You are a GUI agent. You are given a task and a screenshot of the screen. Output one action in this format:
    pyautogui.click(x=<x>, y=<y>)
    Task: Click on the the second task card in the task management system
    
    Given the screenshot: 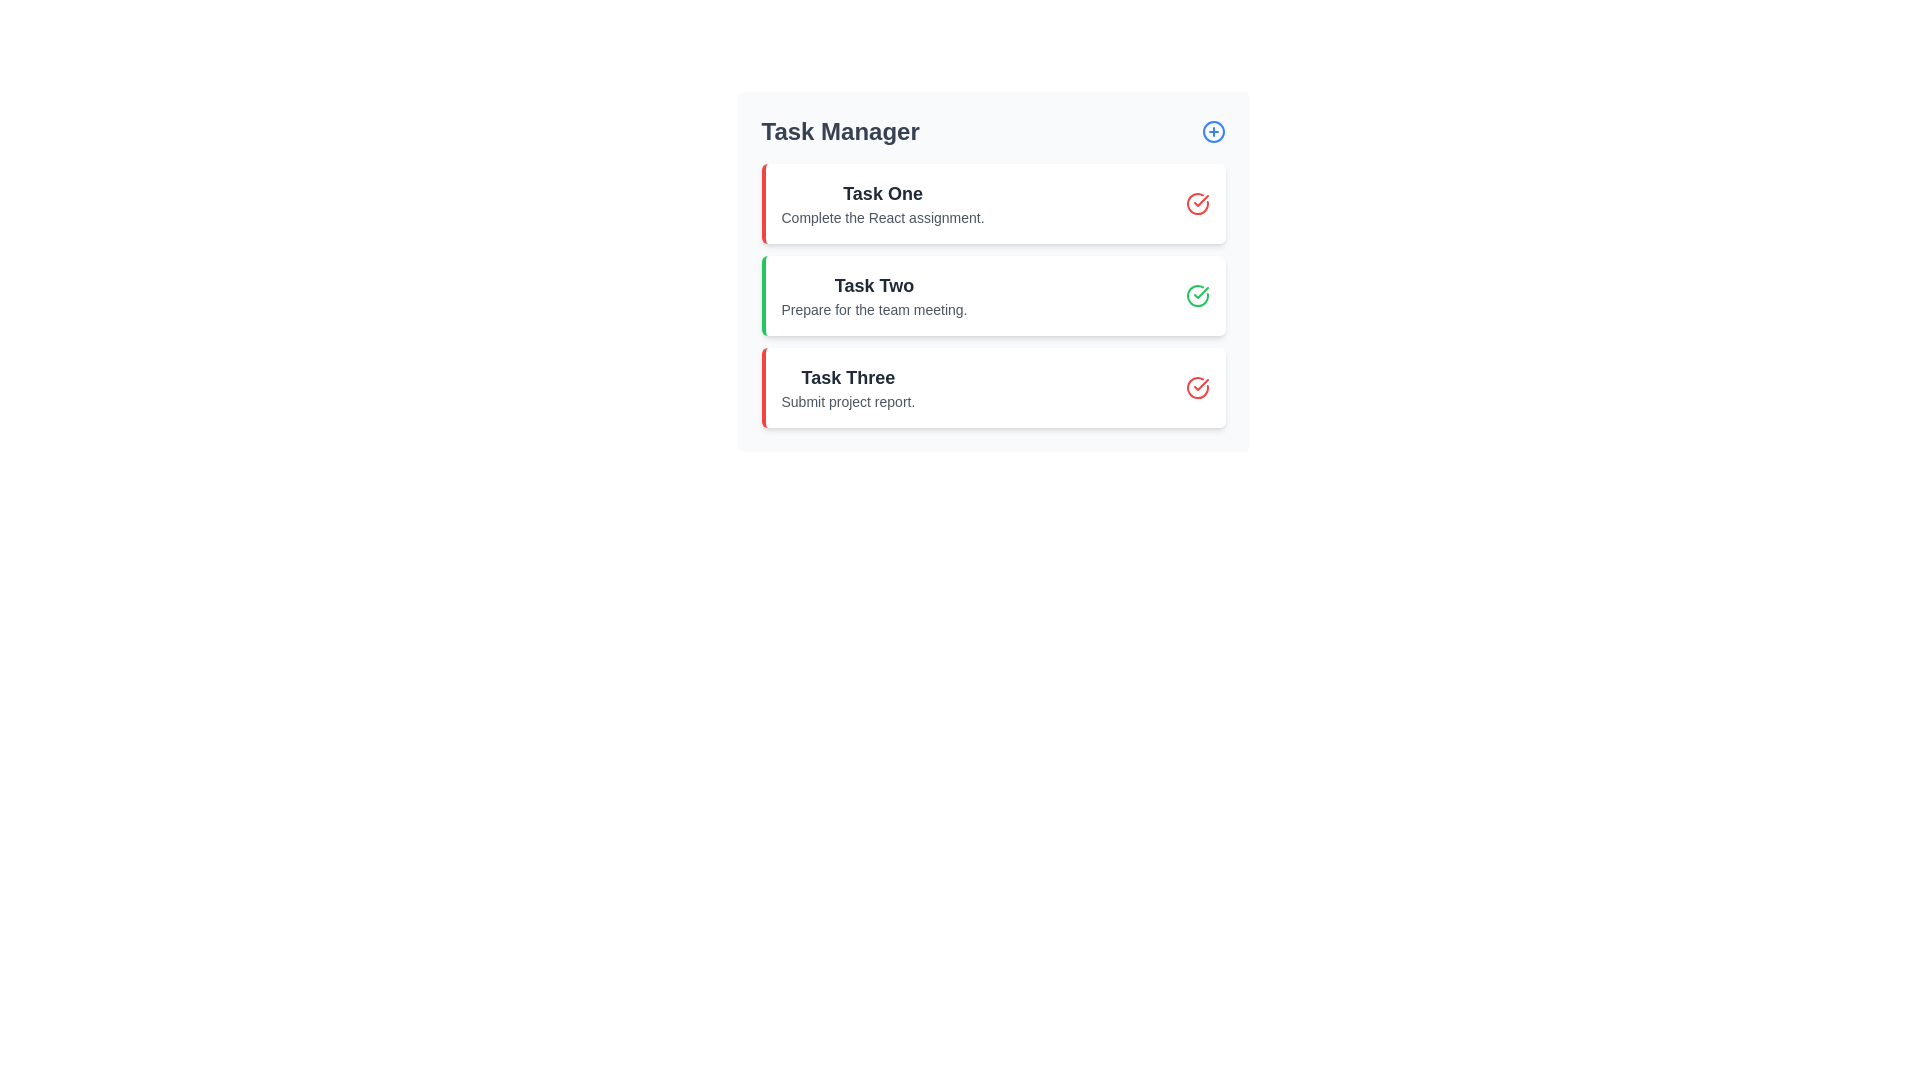 What is the action you would take?
    pyautogui.click(x=993, y=296)
    